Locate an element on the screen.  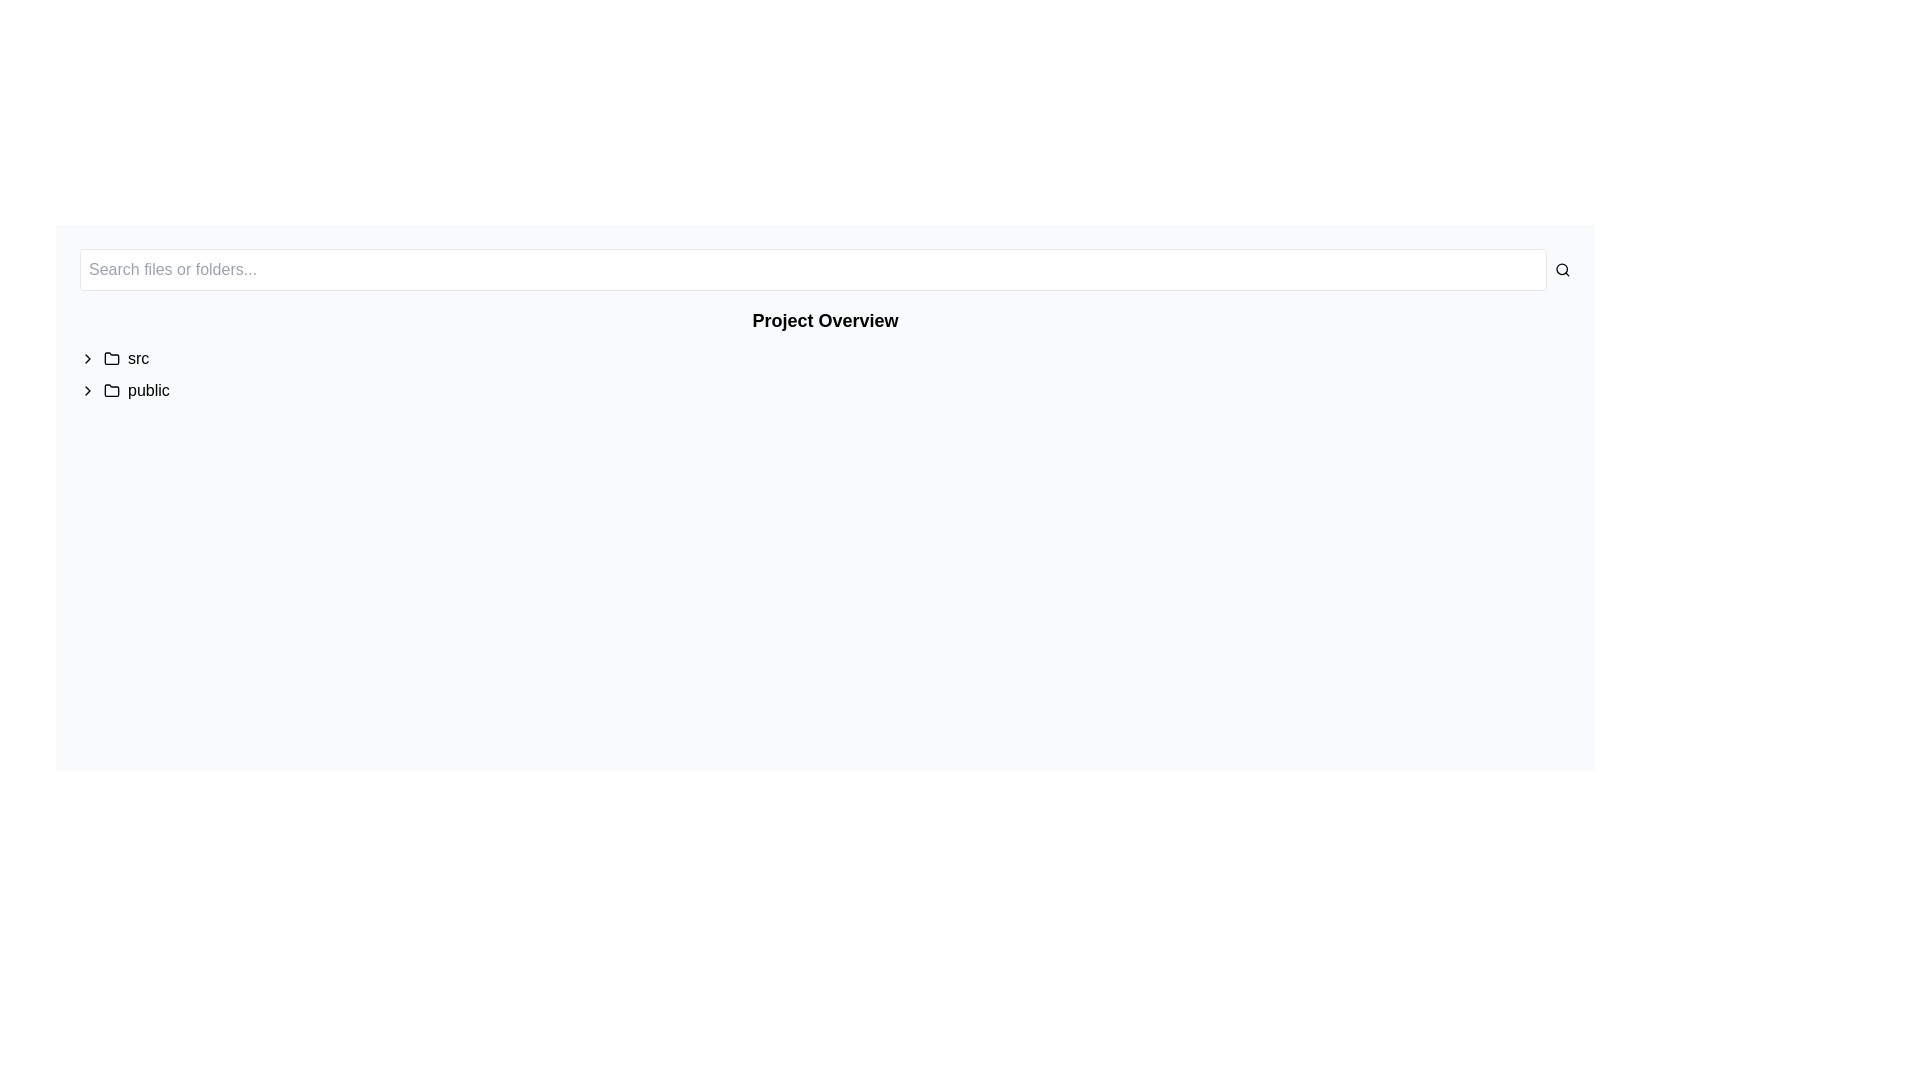
the label element identifying the folder named 'src' is located at coordinates (137, 357).